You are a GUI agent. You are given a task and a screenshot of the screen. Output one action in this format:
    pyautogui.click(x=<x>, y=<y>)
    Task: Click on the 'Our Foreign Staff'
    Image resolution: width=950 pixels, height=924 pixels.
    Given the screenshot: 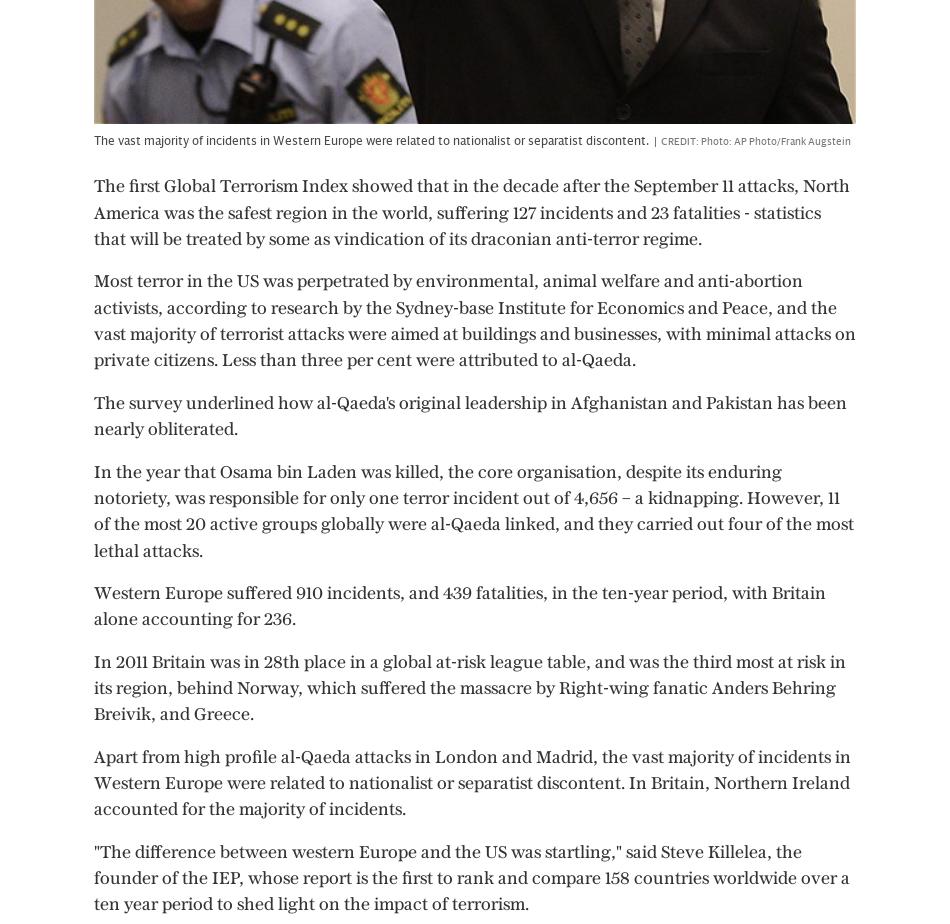 What is the action you would take?
    pyautogui.click(x=402, y=740)
    